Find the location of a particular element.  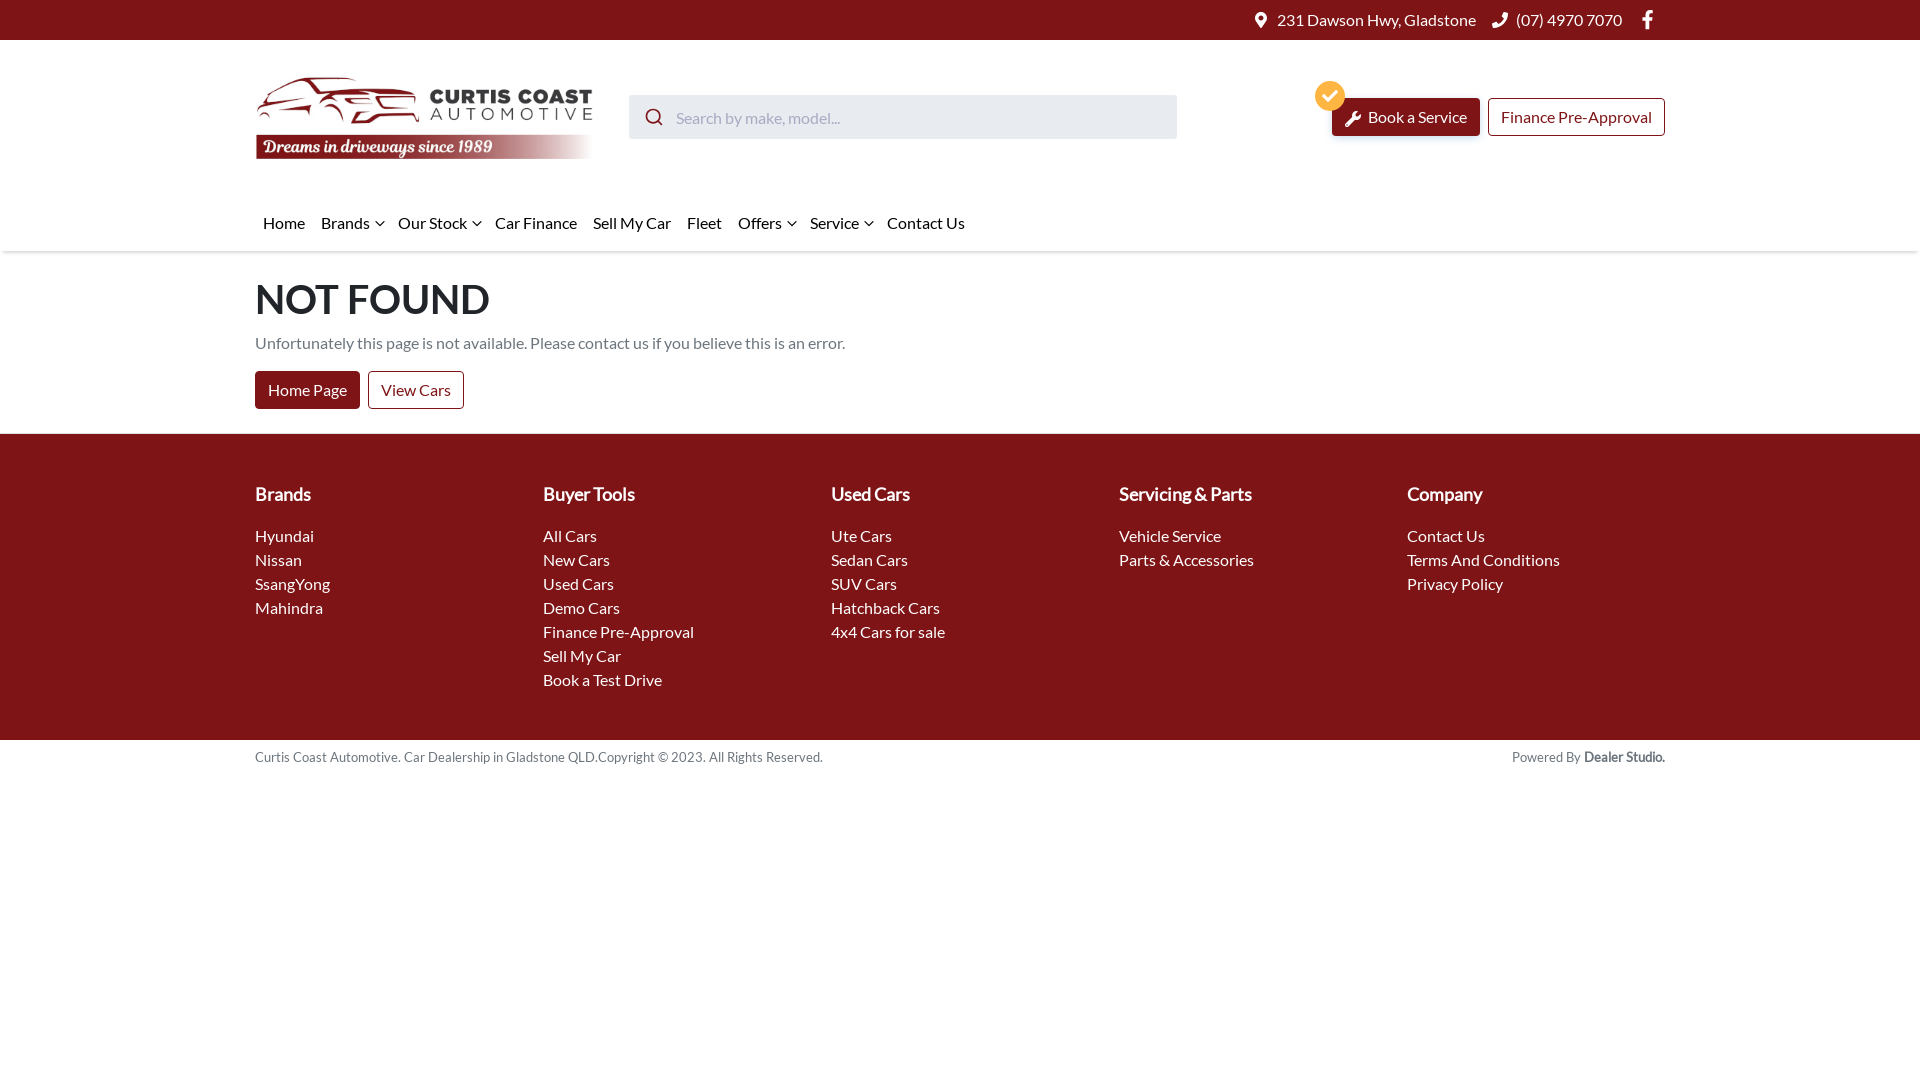

'Demo Cars' is located at coordinates (580, 606).